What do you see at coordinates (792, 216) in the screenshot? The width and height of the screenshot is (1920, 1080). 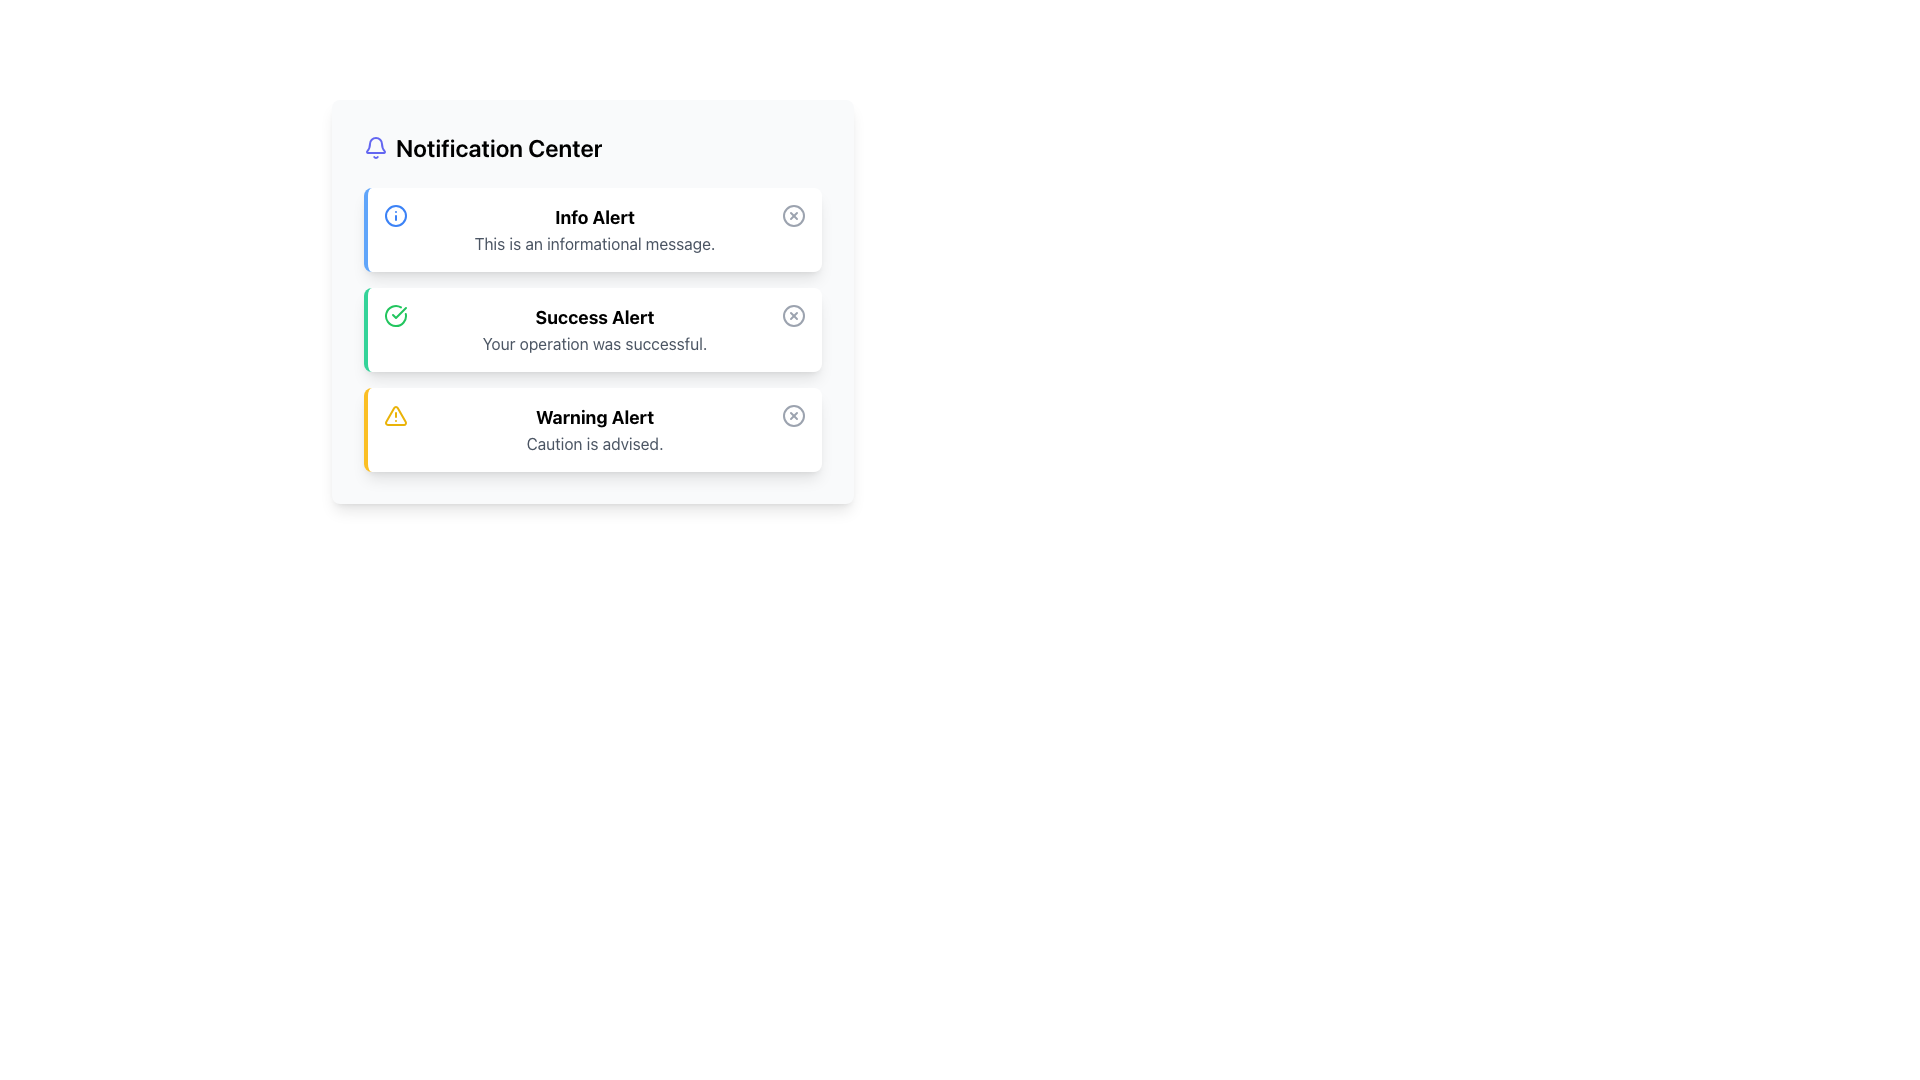 I see `the circular UI decorative element located at the top-right corner of the 'Info Alert' notification item, which resembles a close button` at bounding box center [792, 216].